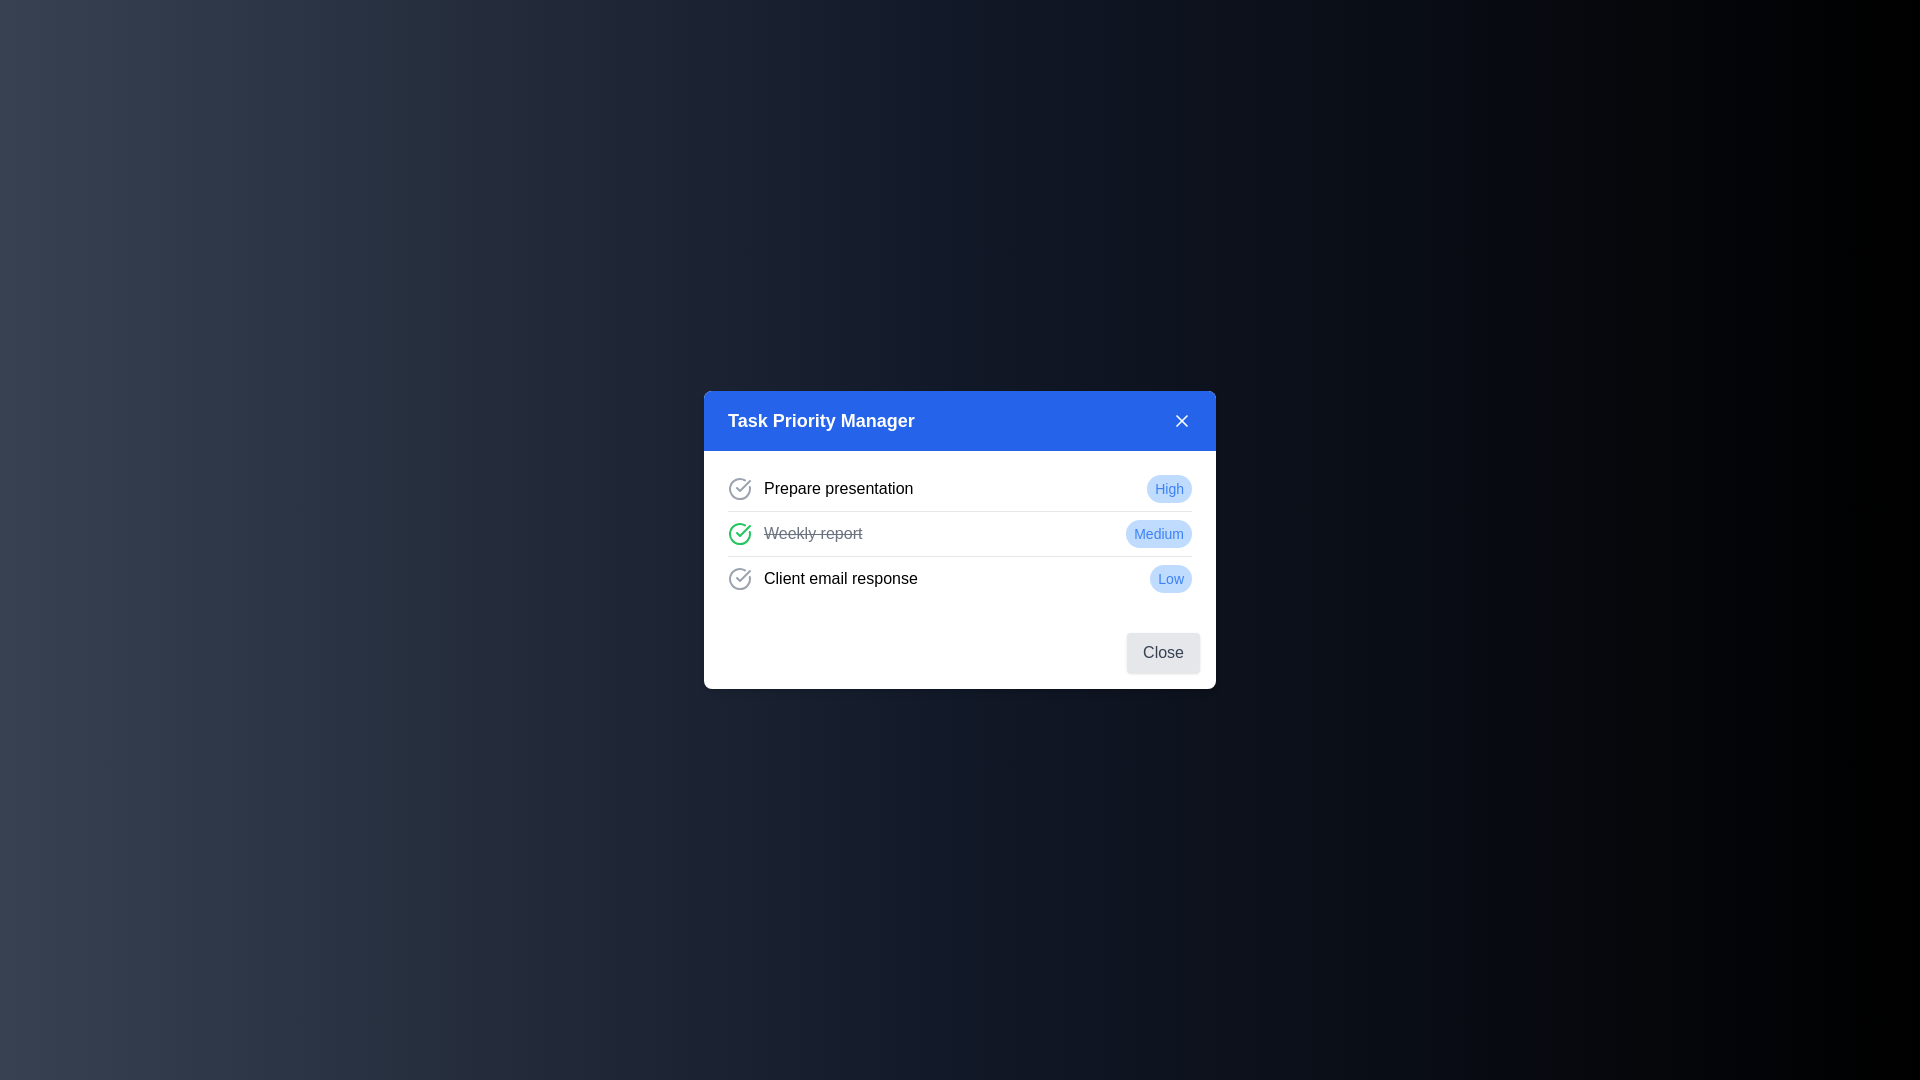  Describe the element at coordinates (820, 489) in the screenshot. I see `the task item labeled 'Prepare presentation' in the 'Task Priority Manager' dialog box` at that location.